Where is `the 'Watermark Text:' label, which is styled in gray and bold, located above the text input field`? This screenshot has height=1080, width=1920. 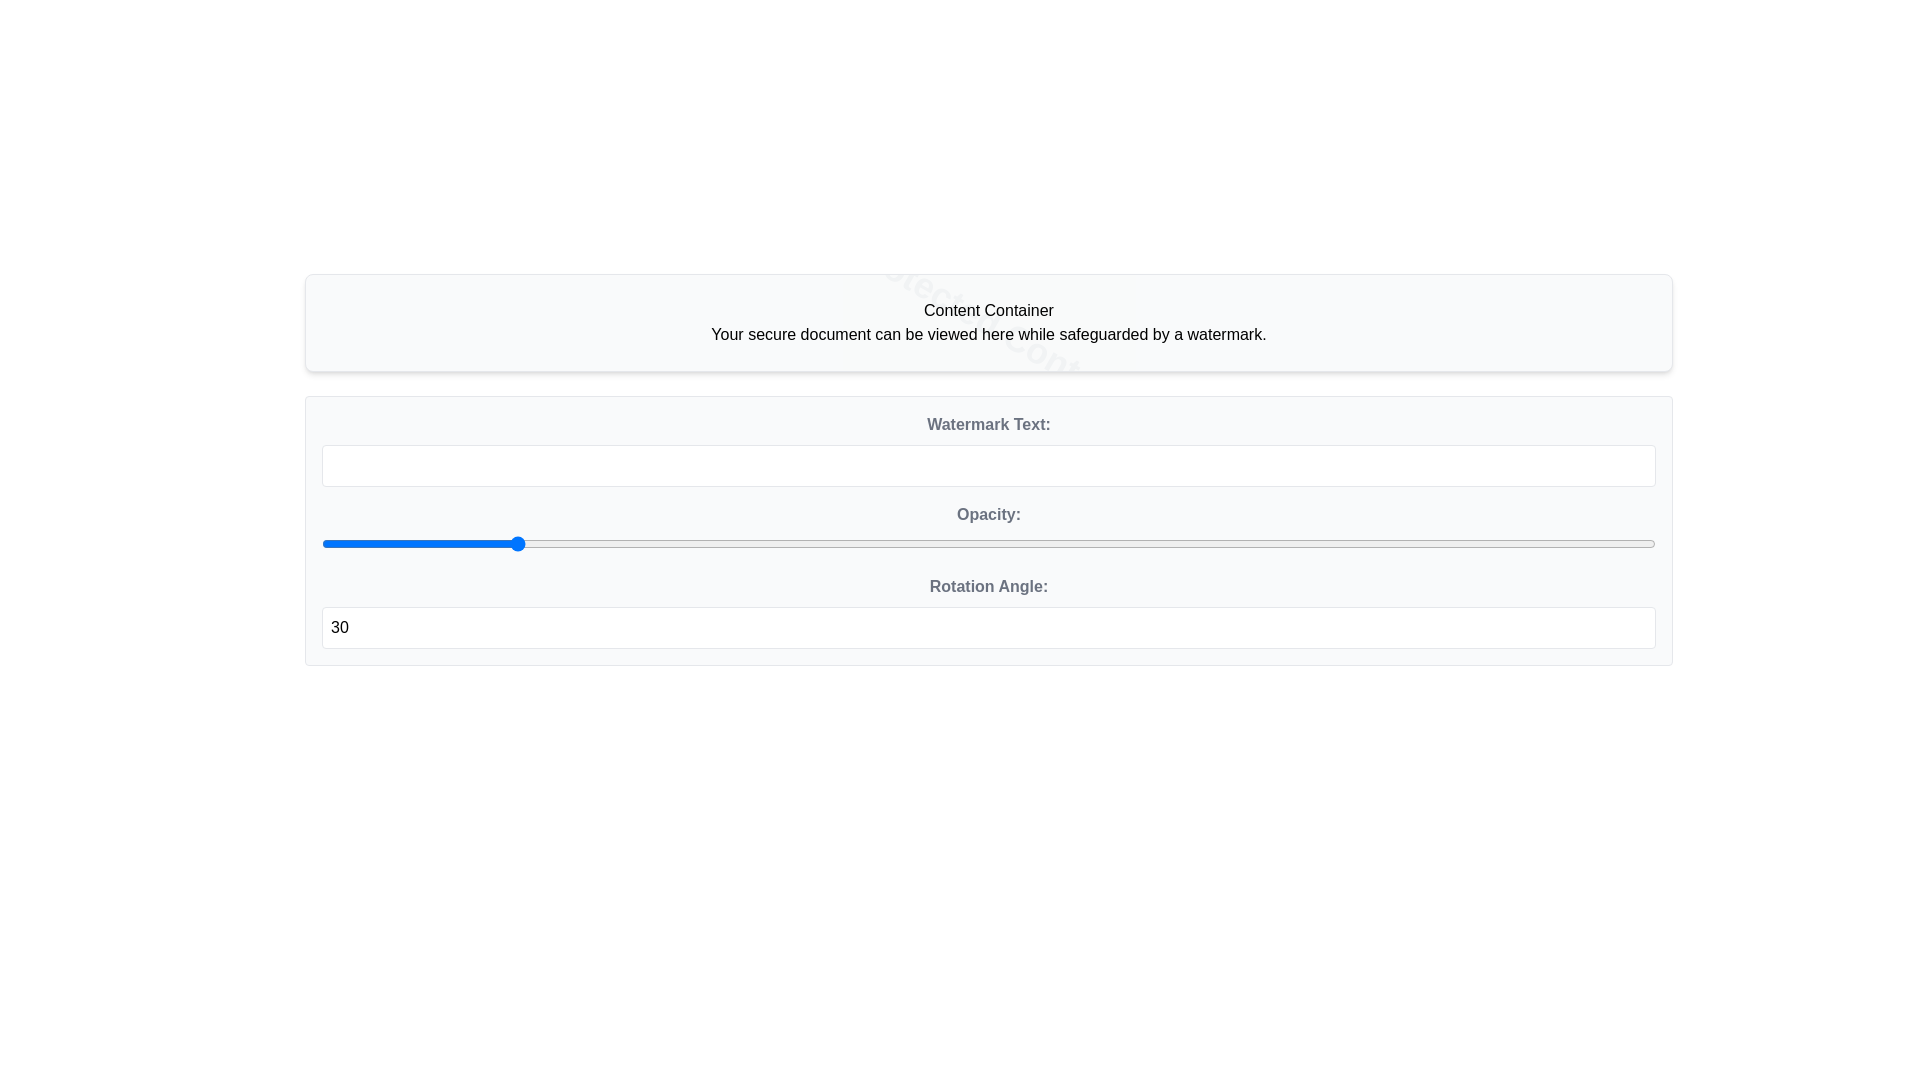
the 'Watermark Text:' label, which is styled in gray and bold, located above the text input field is located at coordinates (988, 423).